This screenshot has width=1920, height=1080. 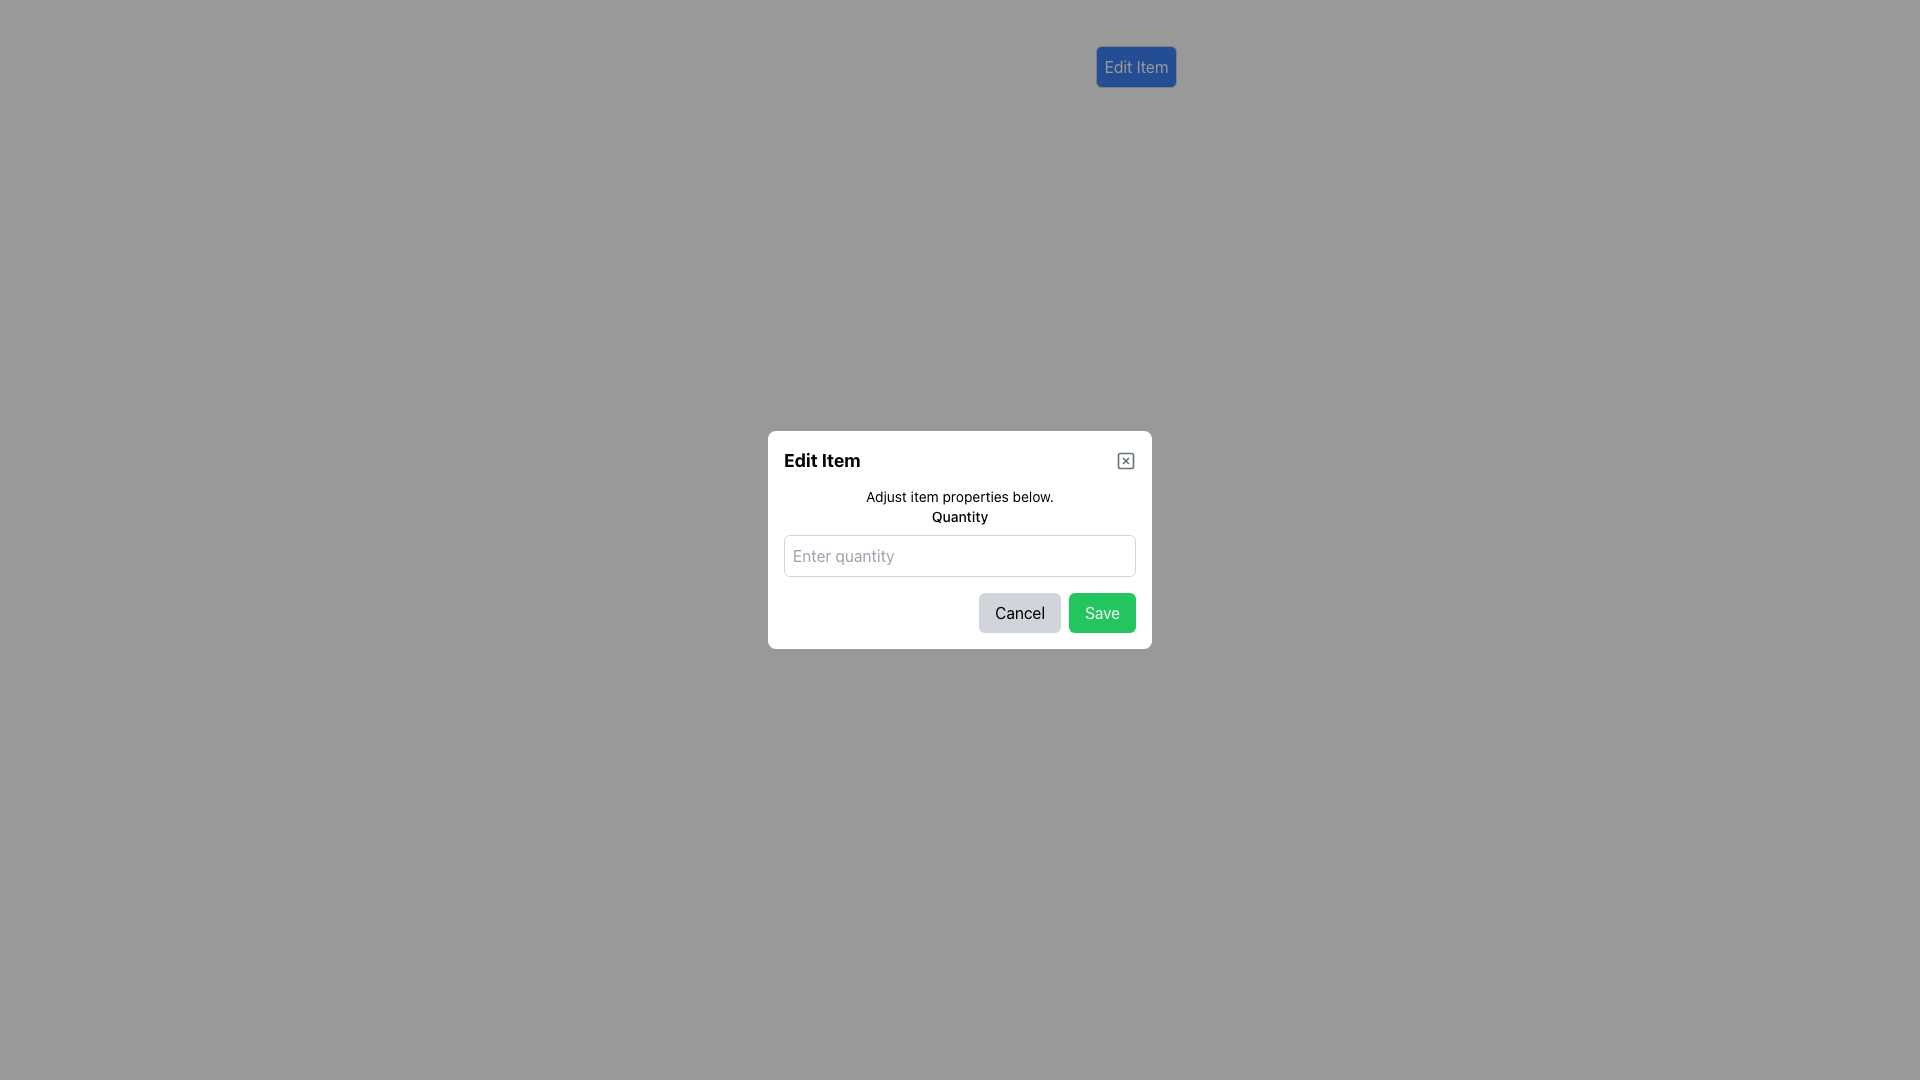 What do you see at coordinates (1136, 65) in the screenshot?
I see `the edit button located at the top-right section of the interface` at bounding box center [1136, 65].